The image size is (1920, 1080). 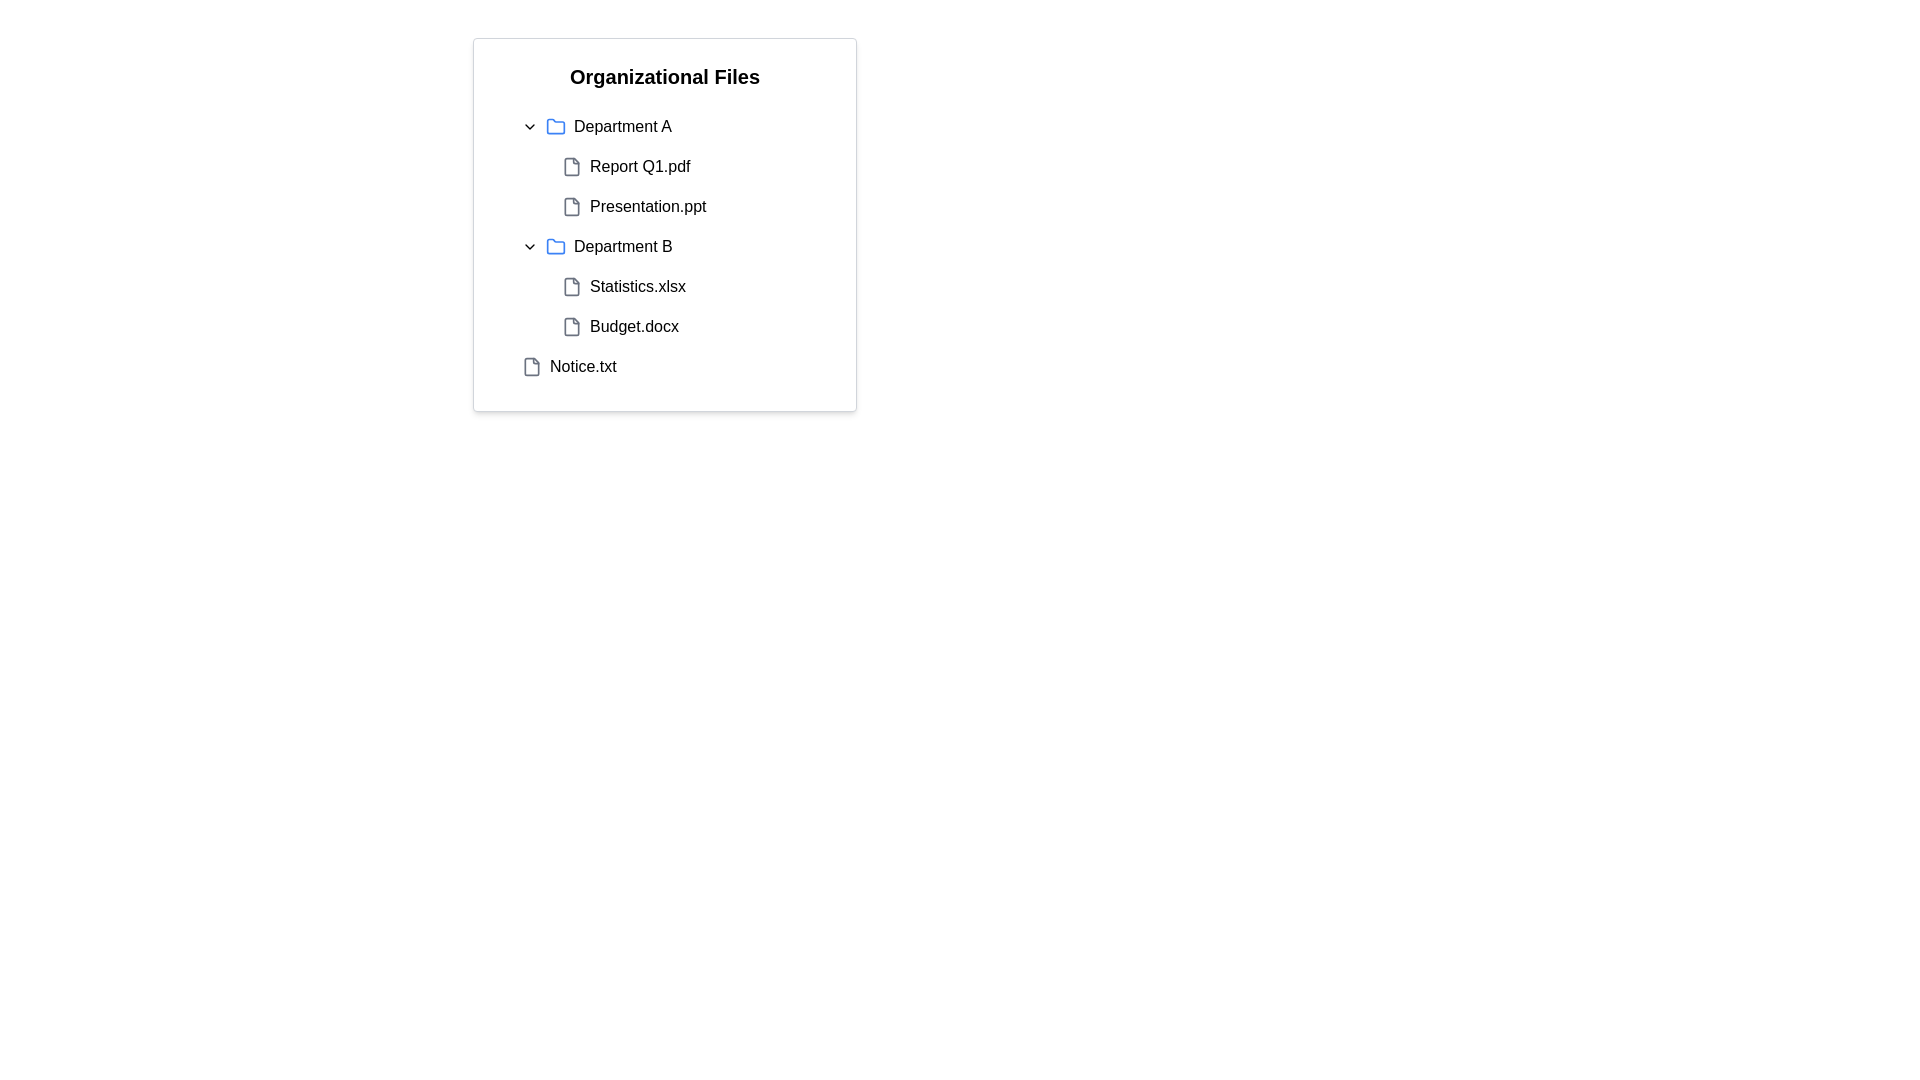 What do you see at coordinates (570, 326) in the screenshot?
I see `the appearance of the SVG file icon element representing 'Budget.docx', which is situated under the 'Department B' folder and between 'Statistics.xlsx' and 'Notice.txt'` at bounding box center [570, 326].